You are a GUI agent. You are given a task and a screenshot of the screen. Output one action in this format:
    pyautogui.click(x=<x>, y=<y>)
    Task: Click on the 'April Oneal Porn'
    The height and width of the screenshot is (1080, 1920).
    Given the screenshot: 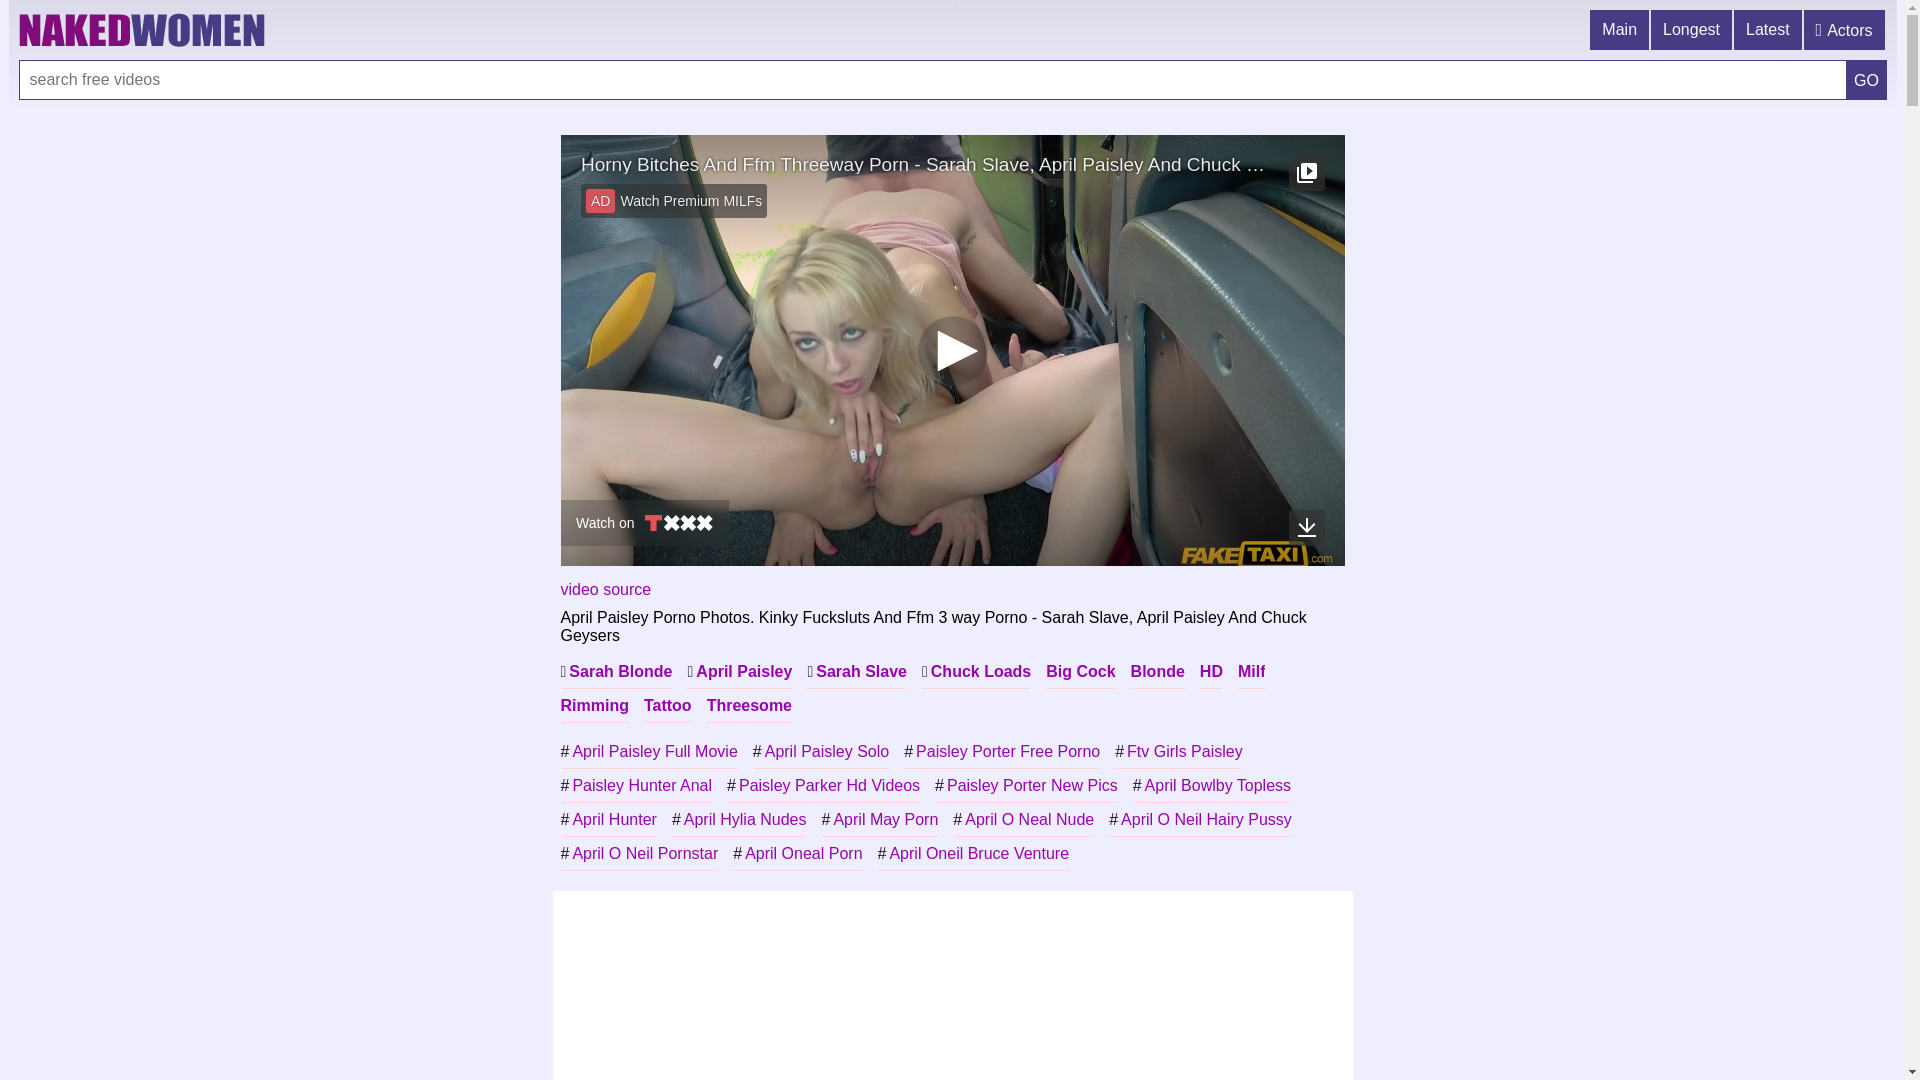 What is the action you would take?
    pyautogui.click(x=796, y=853)
    